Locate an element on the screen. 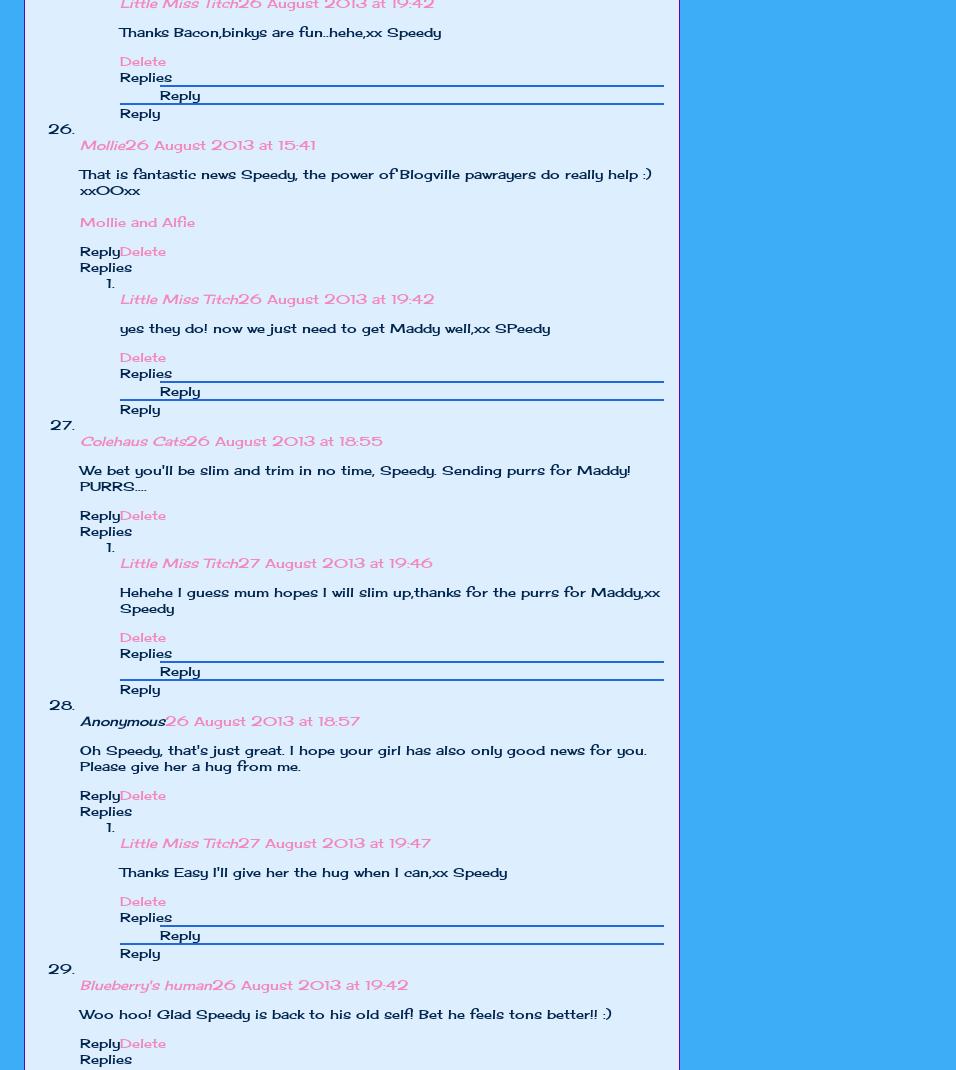 Image resolution: width=956 pixels, height=1070 pixels. 'Mollie' is located at coordinates (101, 144).